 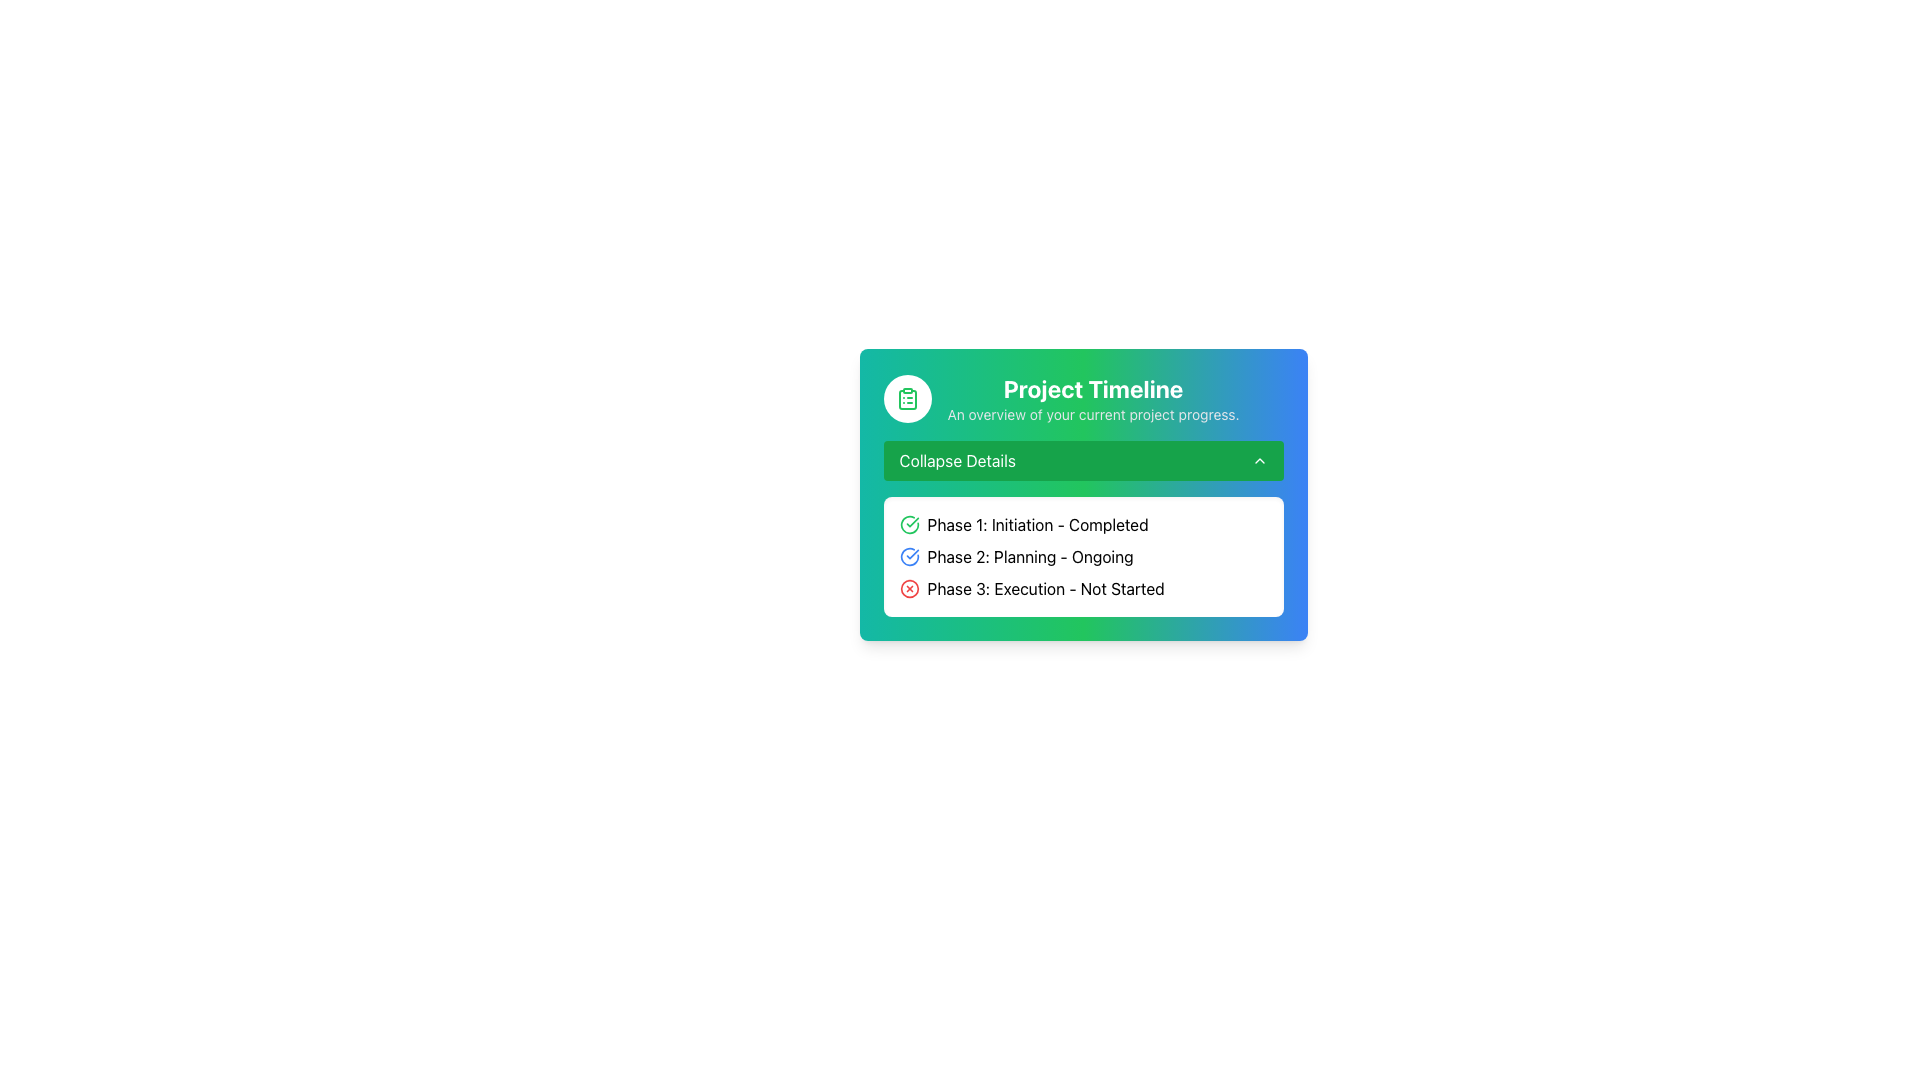 What do you see at coordinates (906, 398) in the screenshot?
I see `the clipboard-shaped icon with a green background, located at the top-left corner of the 'Project Timeline' card, above the title and description` at bounding box center [906, 398].